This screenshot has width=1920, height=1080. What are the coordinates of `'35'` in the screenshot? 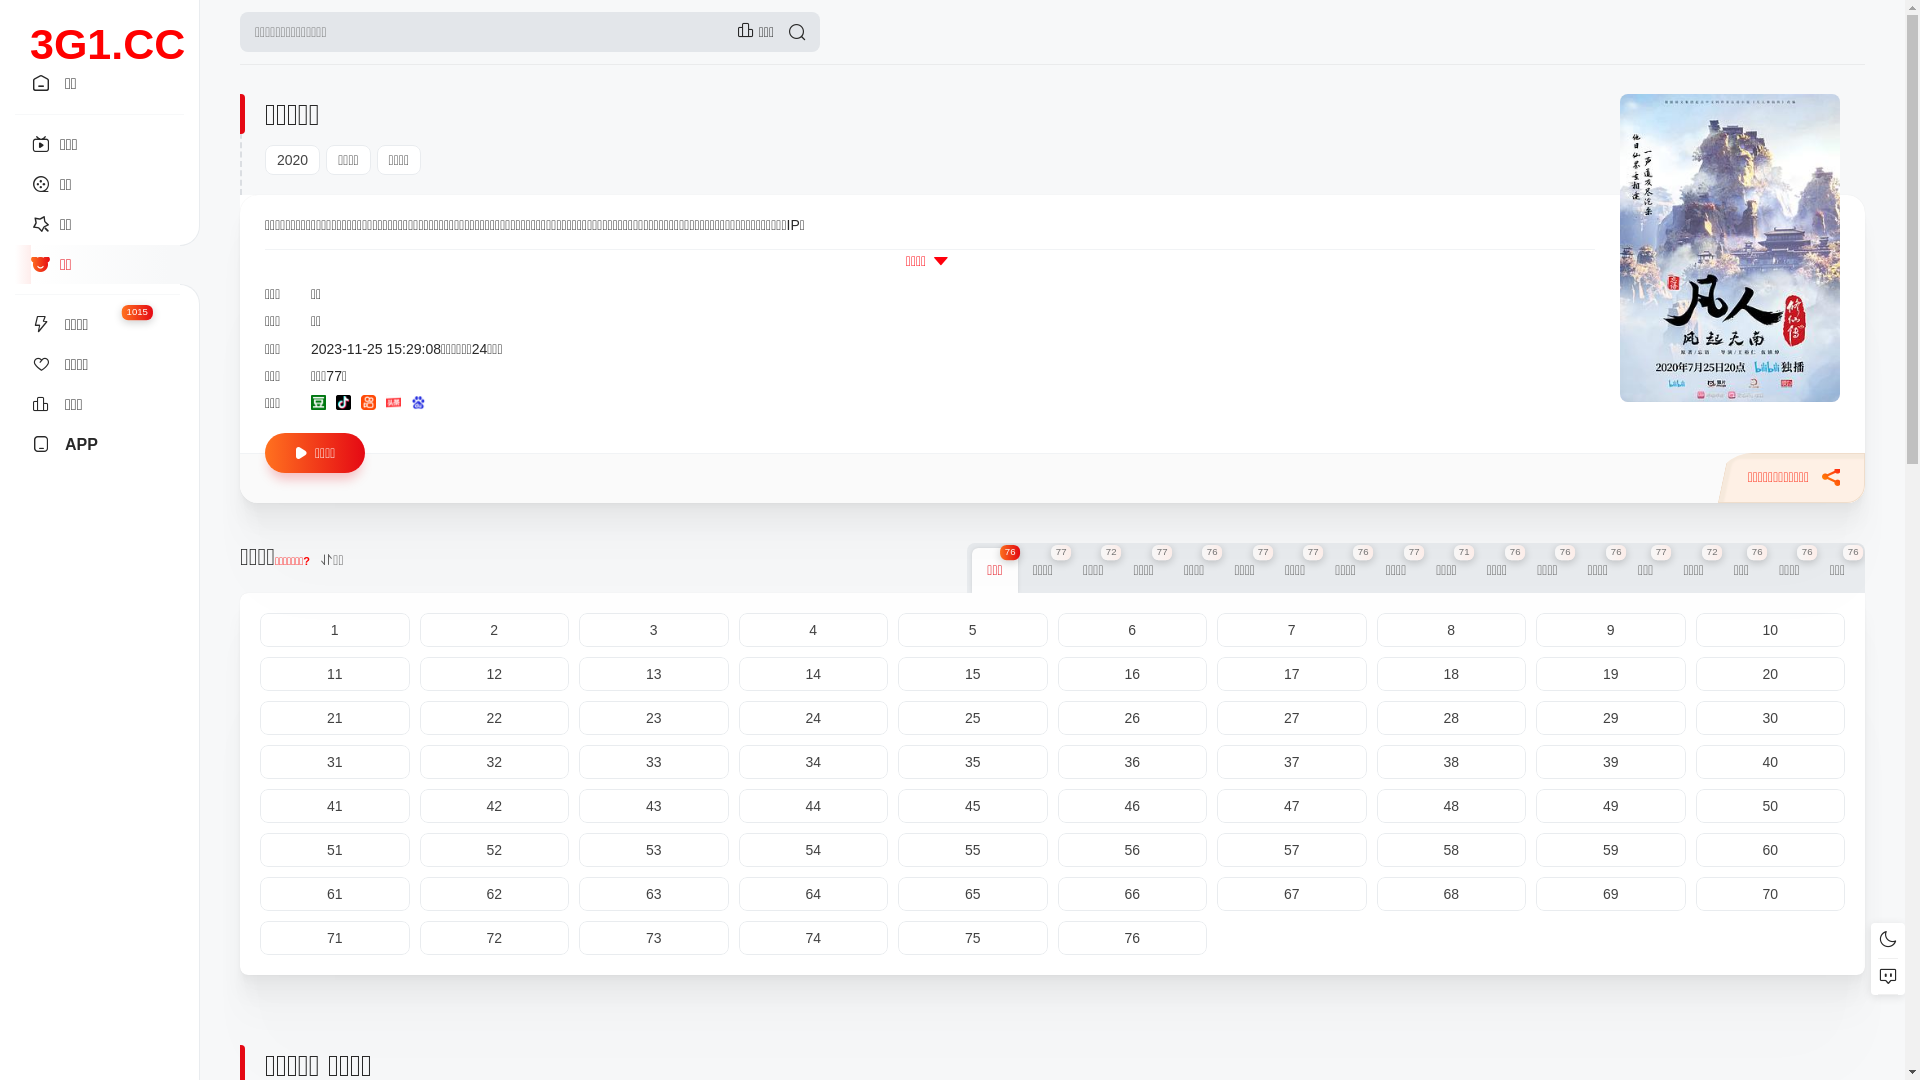 It's located at (973, 762).